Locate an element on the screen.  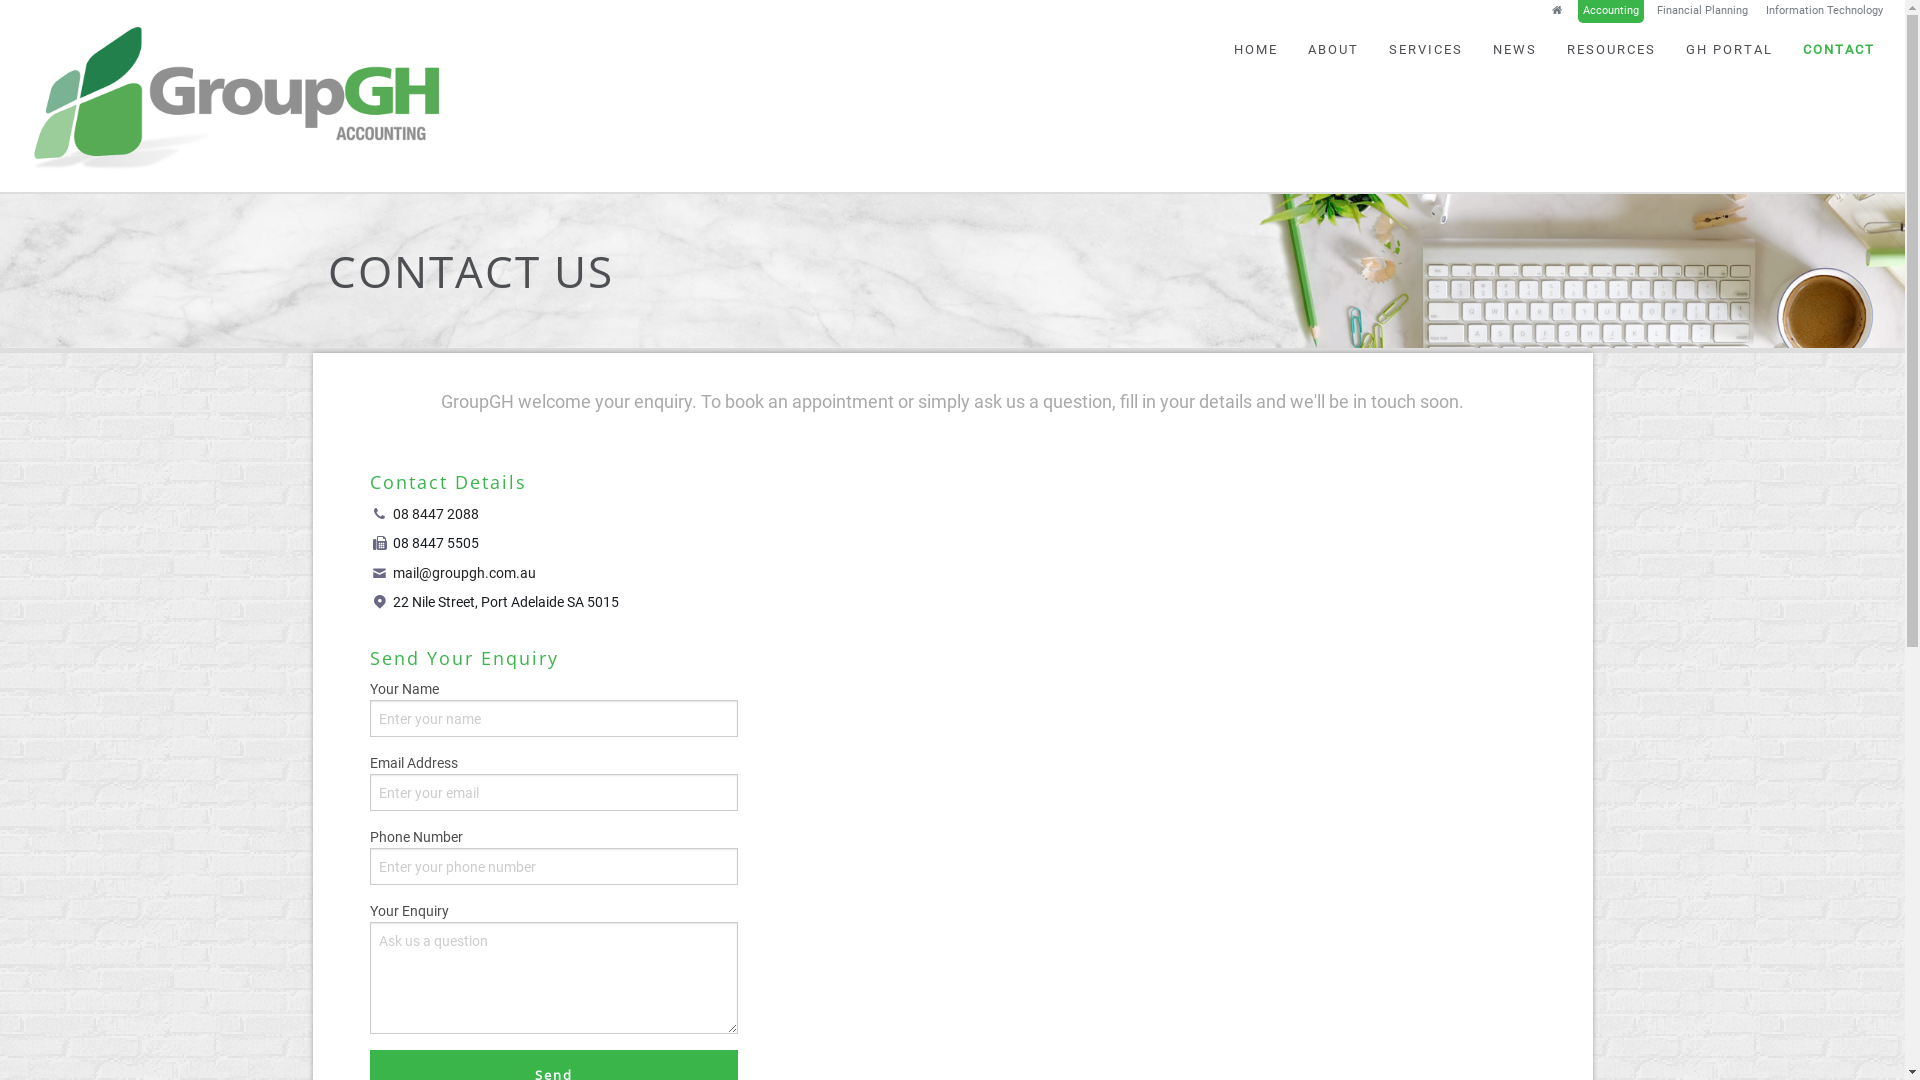
'ABOUT' is located at coordinates (1333, 48).